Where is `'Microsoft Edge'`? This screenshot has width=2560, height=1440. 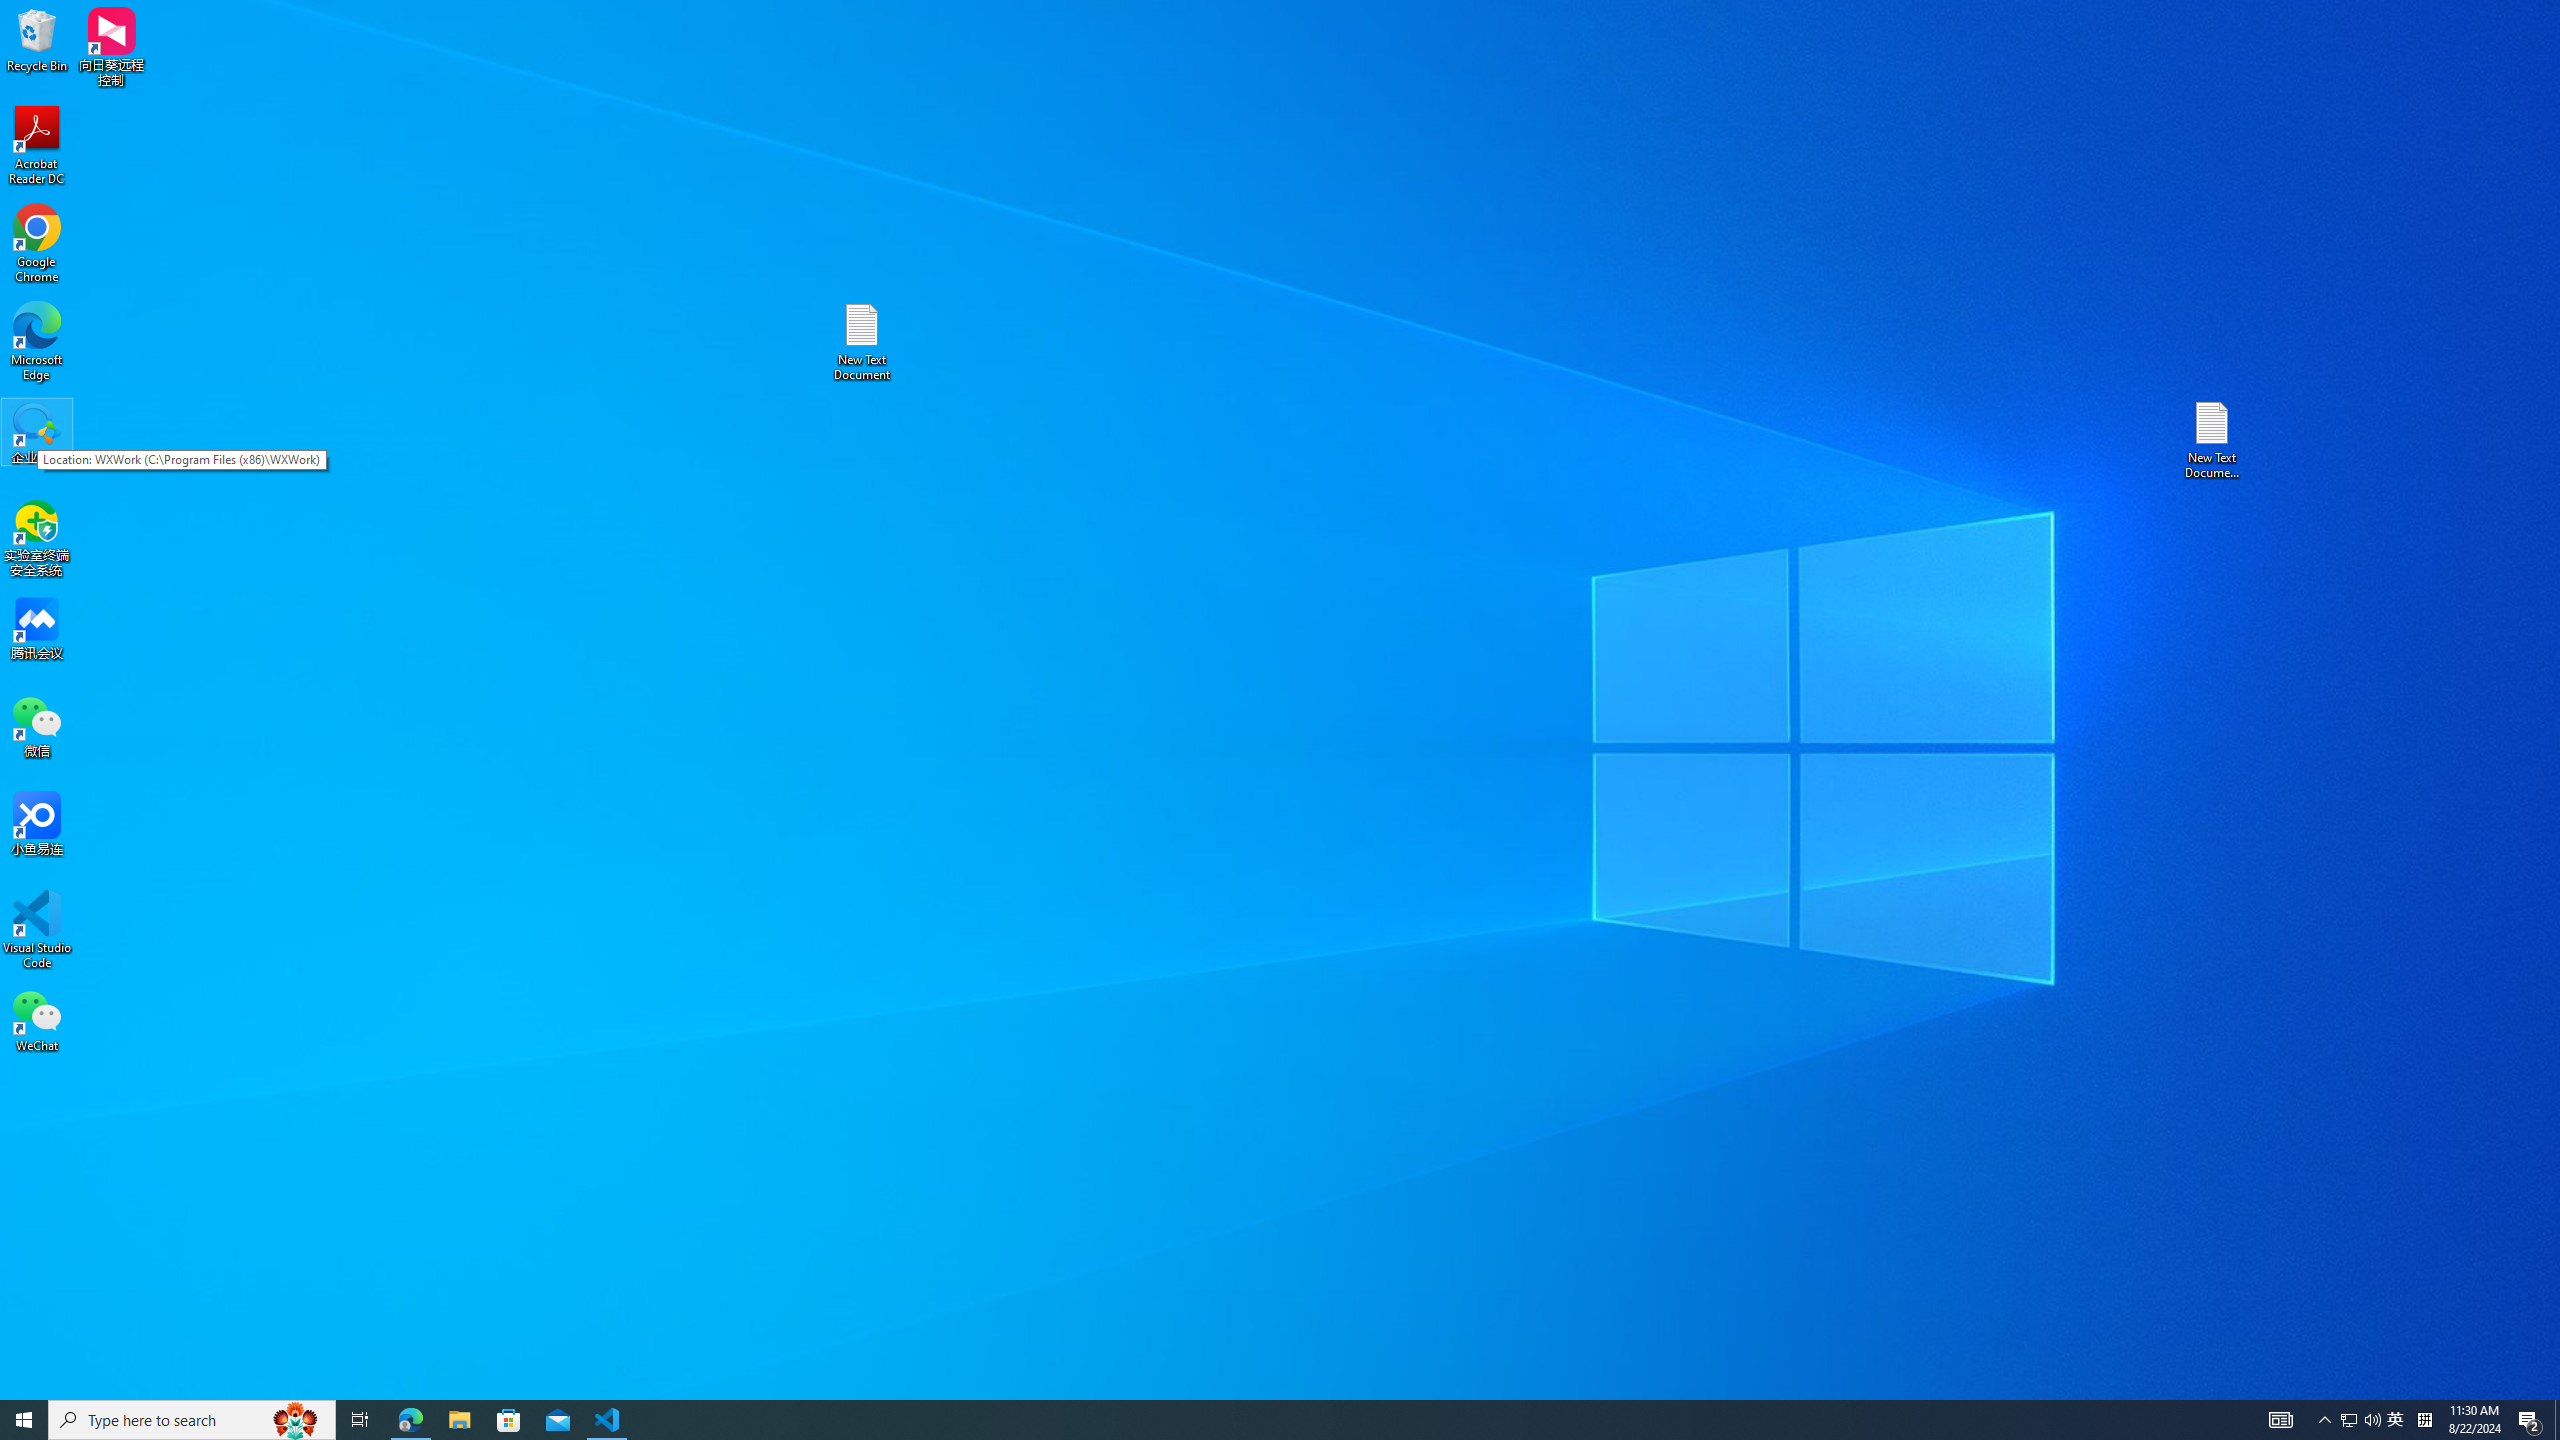 'Microsoft Edge' is located at coordinates (36, 341).